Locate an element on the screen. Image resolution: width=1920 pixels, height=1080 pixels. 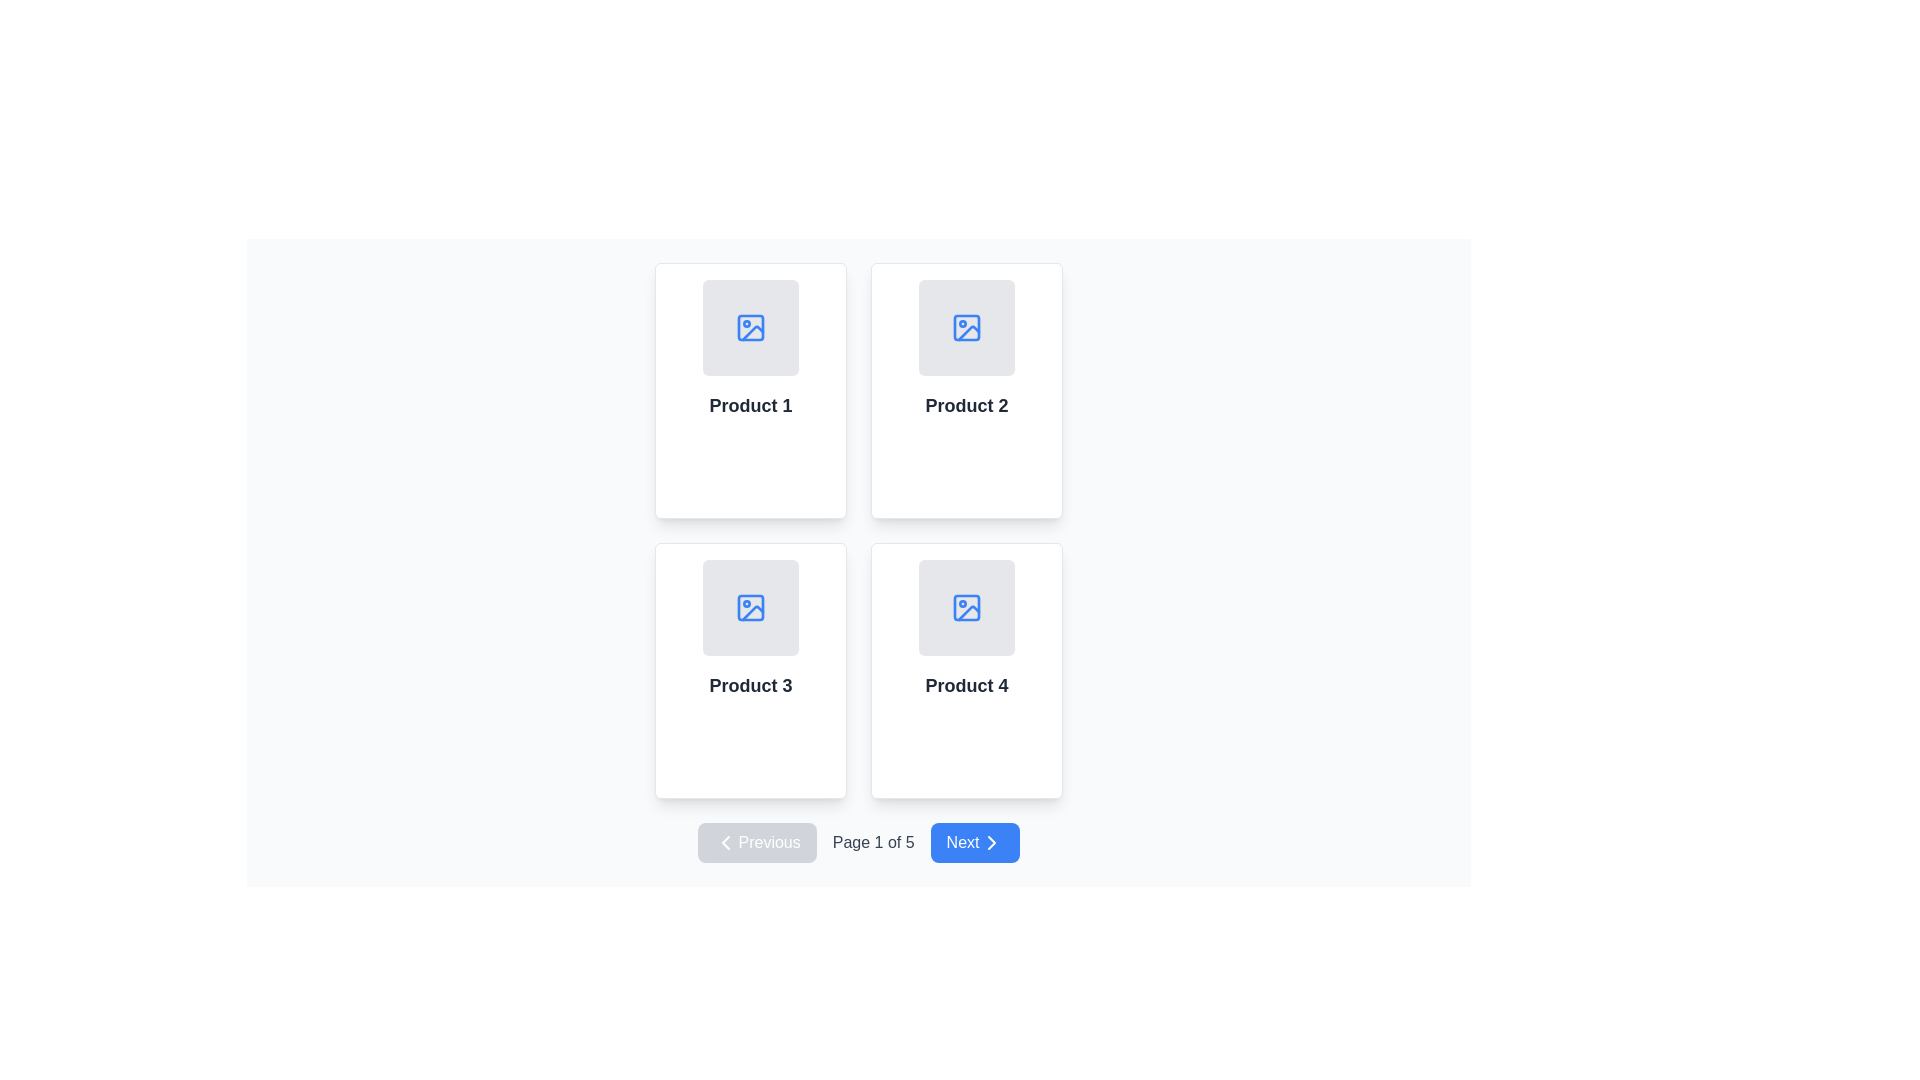
the button located at the bottom left corner of the interface, which navigates to the previous page, updating the displayed content is located at coordinates (756, 843).